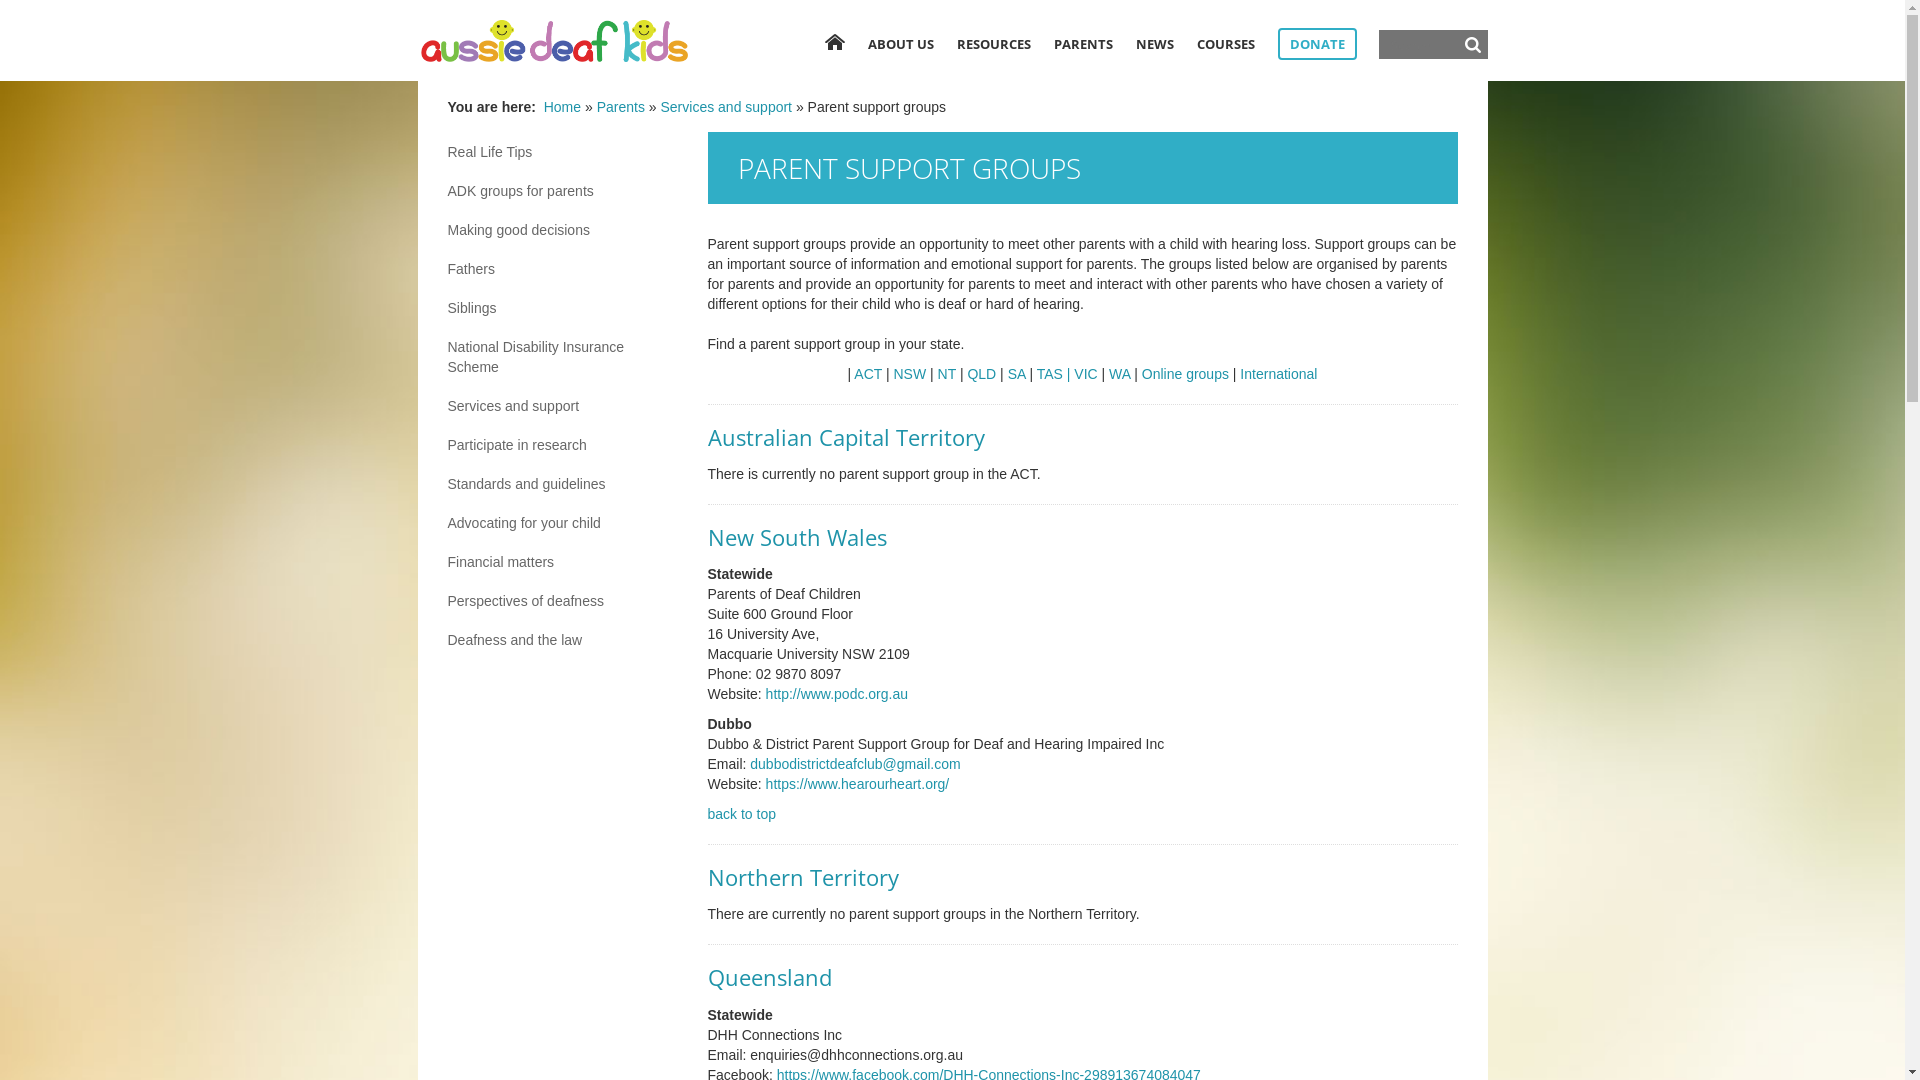 The width and height of the screenshot is (1920, 1080). What do you see at coordinates (561, 191) in the screenshot?
I see `'ADK groups for parents'` at bounding box center [561, 191].